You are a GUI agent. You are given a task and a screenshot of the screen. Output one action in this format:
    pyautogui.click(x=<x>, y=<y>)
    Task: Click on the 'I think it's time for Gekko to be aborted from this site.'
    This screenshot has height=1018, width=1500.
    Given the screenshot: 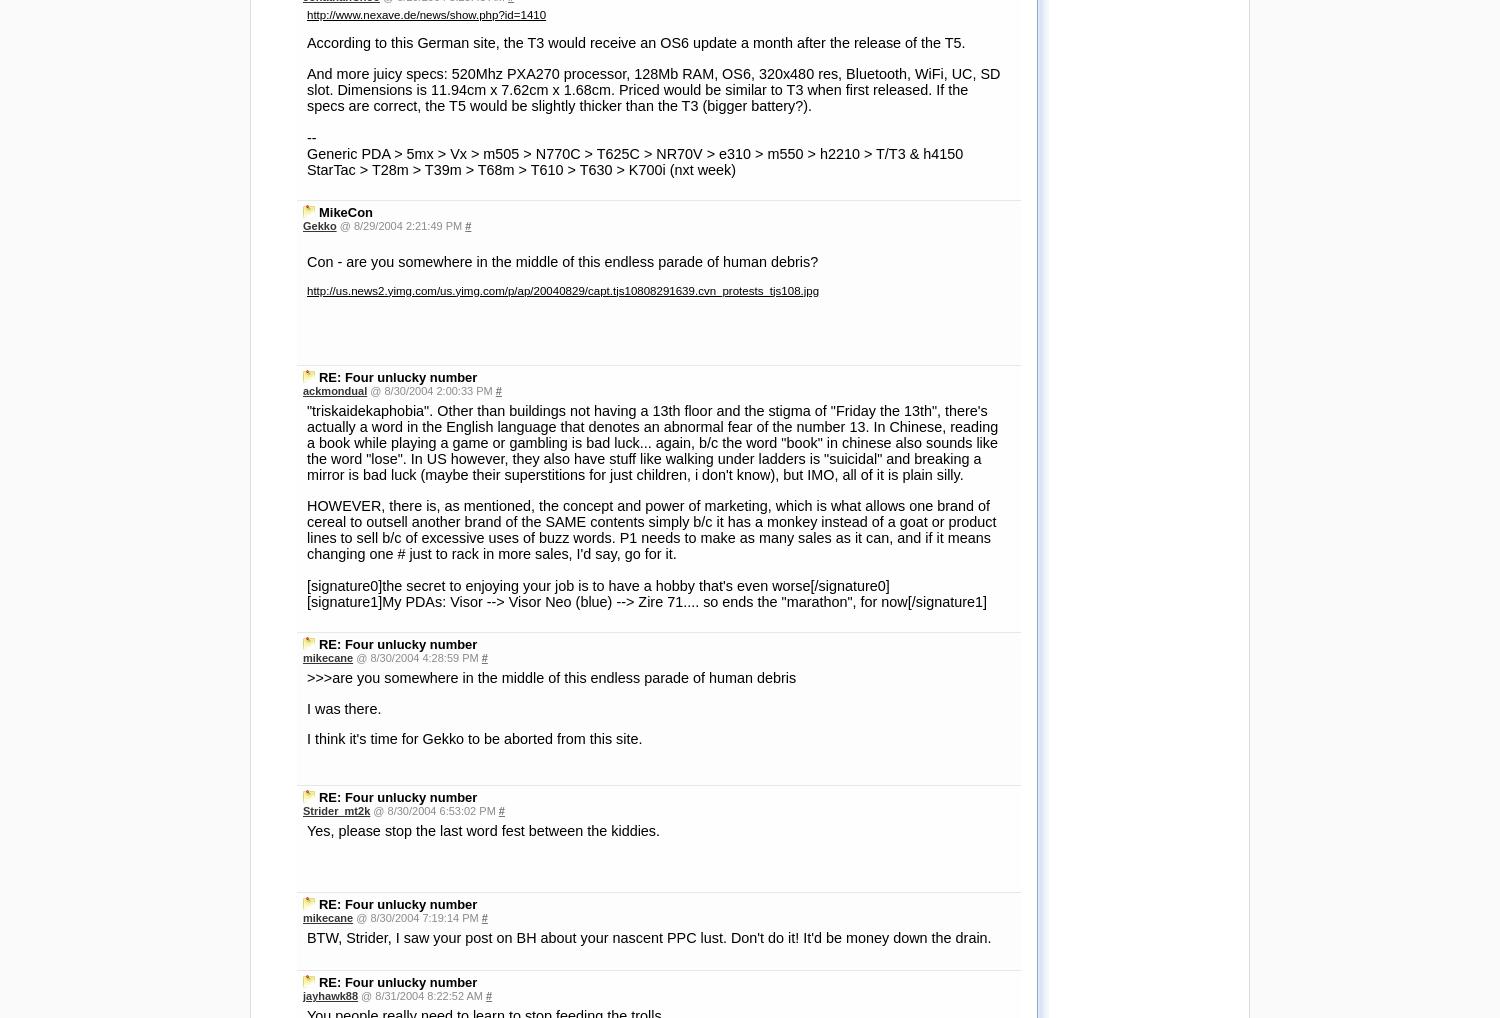 What is the action you would take?
    pyautogui.click(x=473, y=178)
    